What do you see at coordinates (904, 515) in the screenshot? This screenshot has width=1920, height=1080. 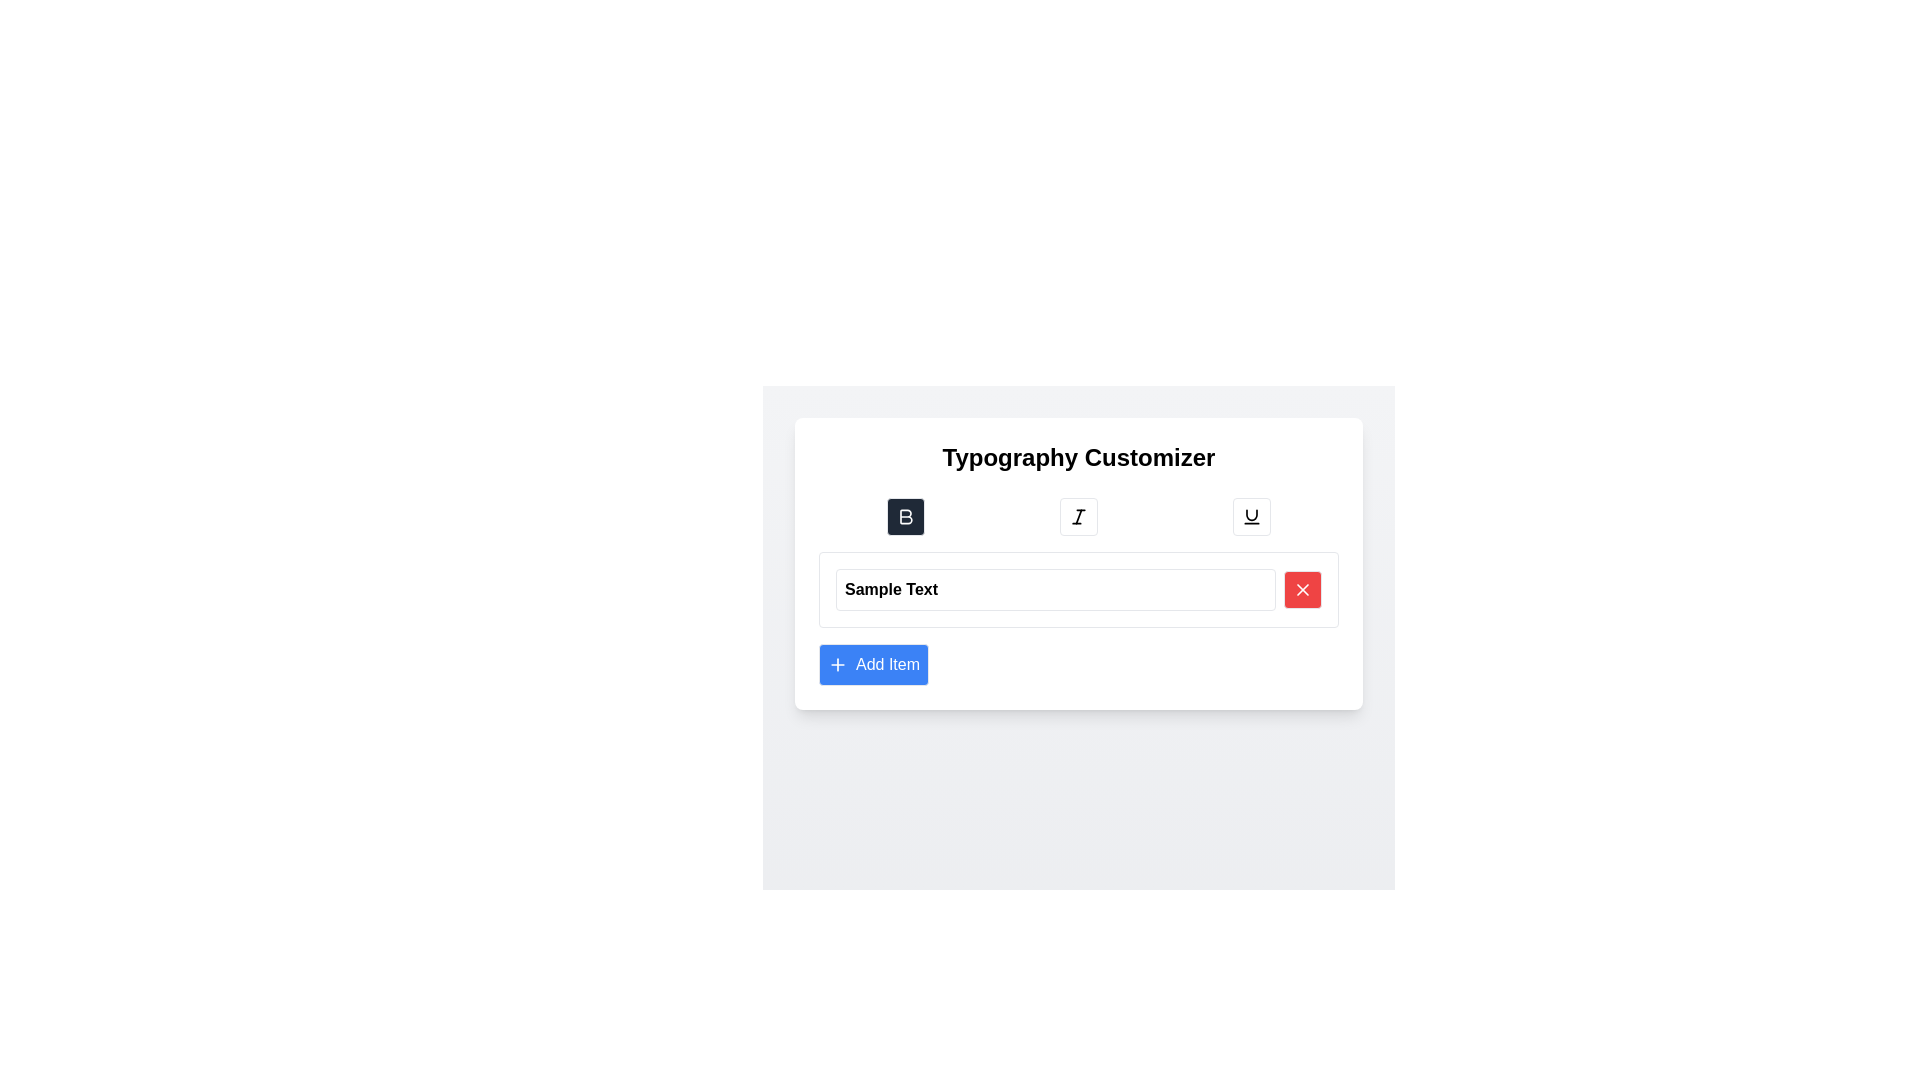 I see `the square button with a dark background and white border, which contains a bold 'B' icon, located beneath the 'Typography Customizer' heading` at bounding box center [904, 515].